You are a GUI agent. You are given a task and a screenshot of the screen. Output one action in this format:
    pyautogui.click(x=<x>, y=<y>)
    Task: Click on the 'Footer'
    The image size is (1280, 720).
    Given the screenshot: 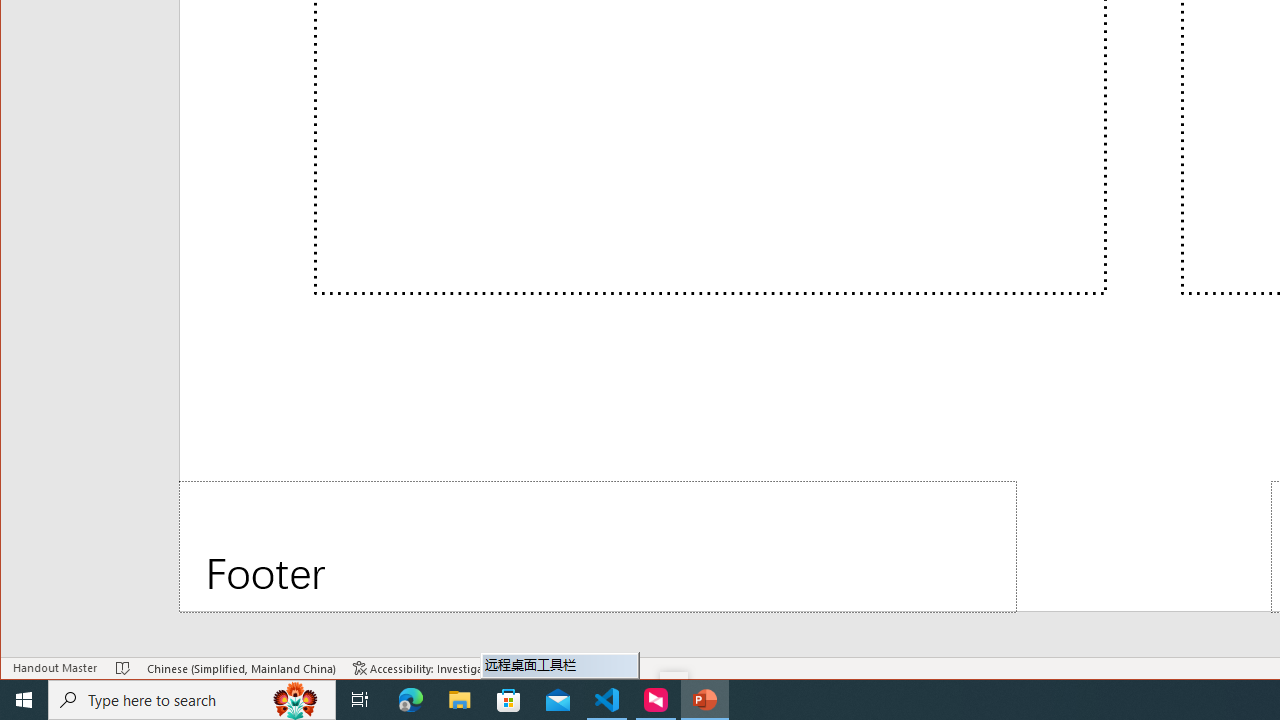 What is the action you would take?
    pyautogui.click(x=597, y=546)
    